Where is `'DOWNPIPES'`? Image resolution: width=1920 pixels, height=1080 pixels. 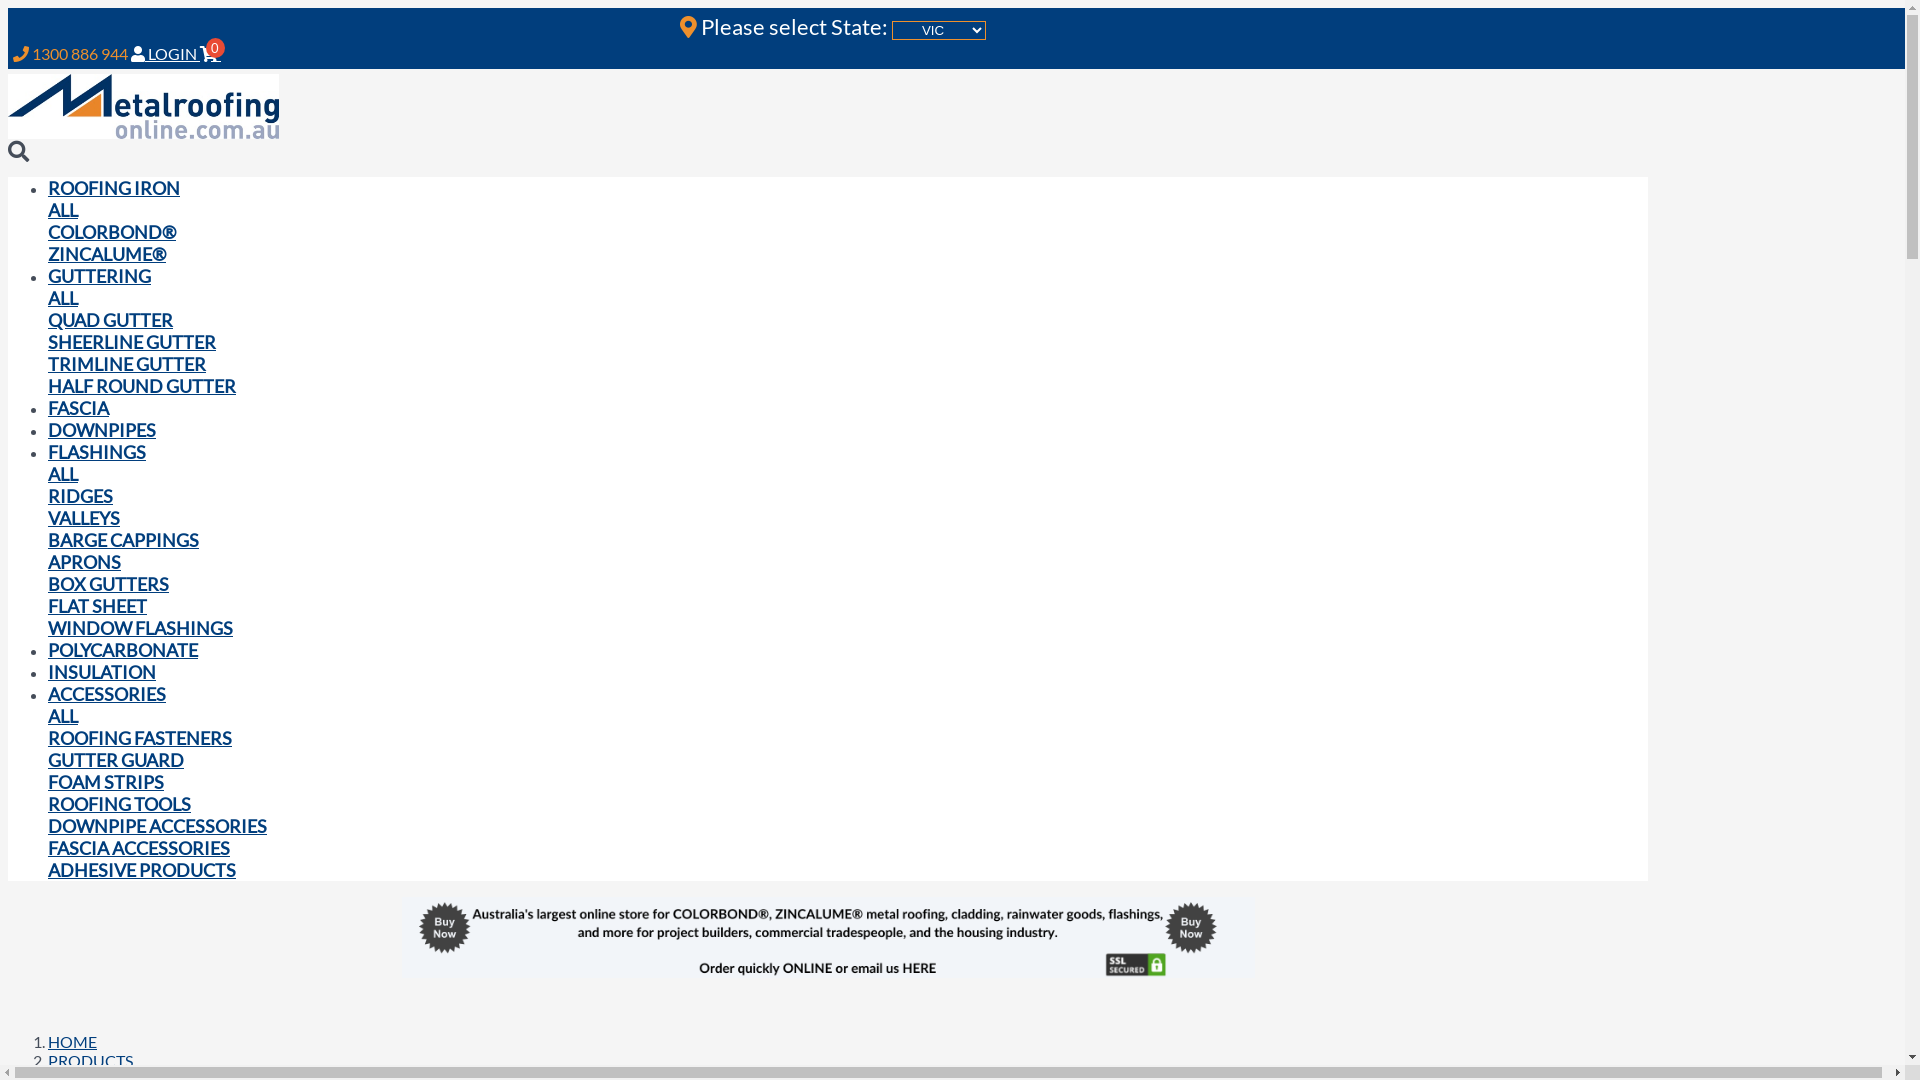
'DOWNPIPES' is located at coordinates (100, 428).